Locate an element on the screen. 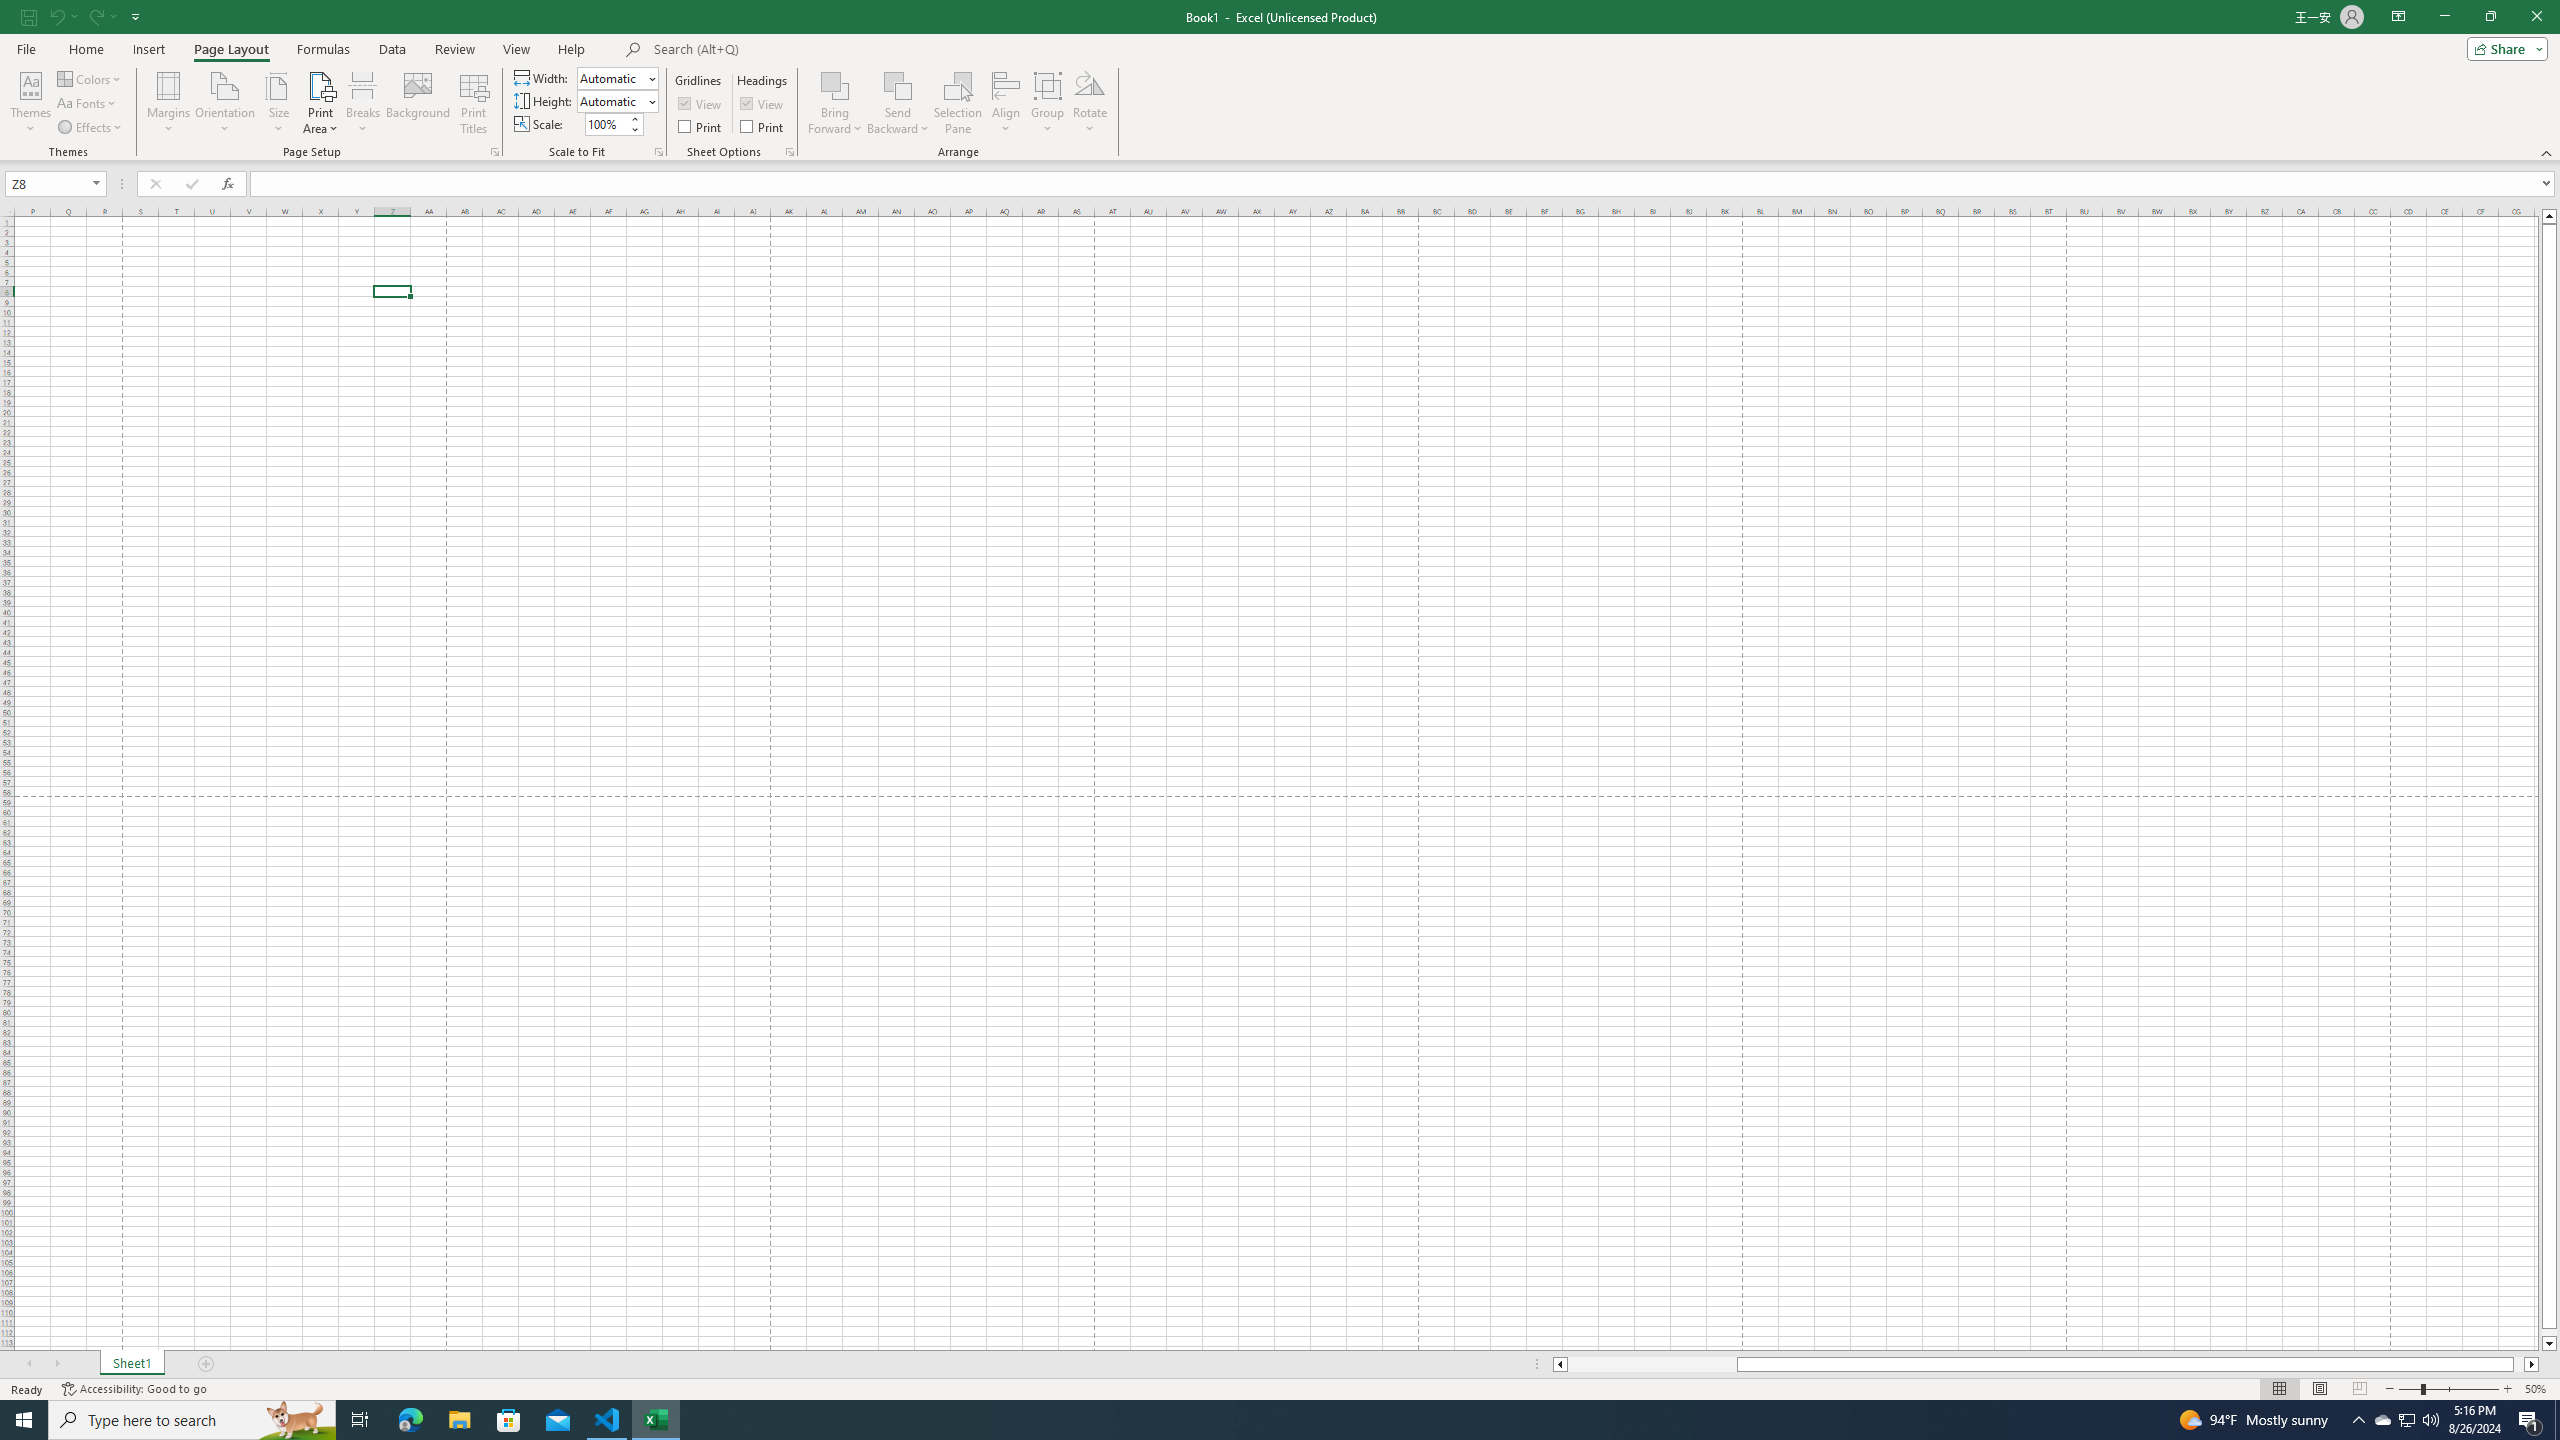  'Bring Forward' is located at coordinates (835, 103).